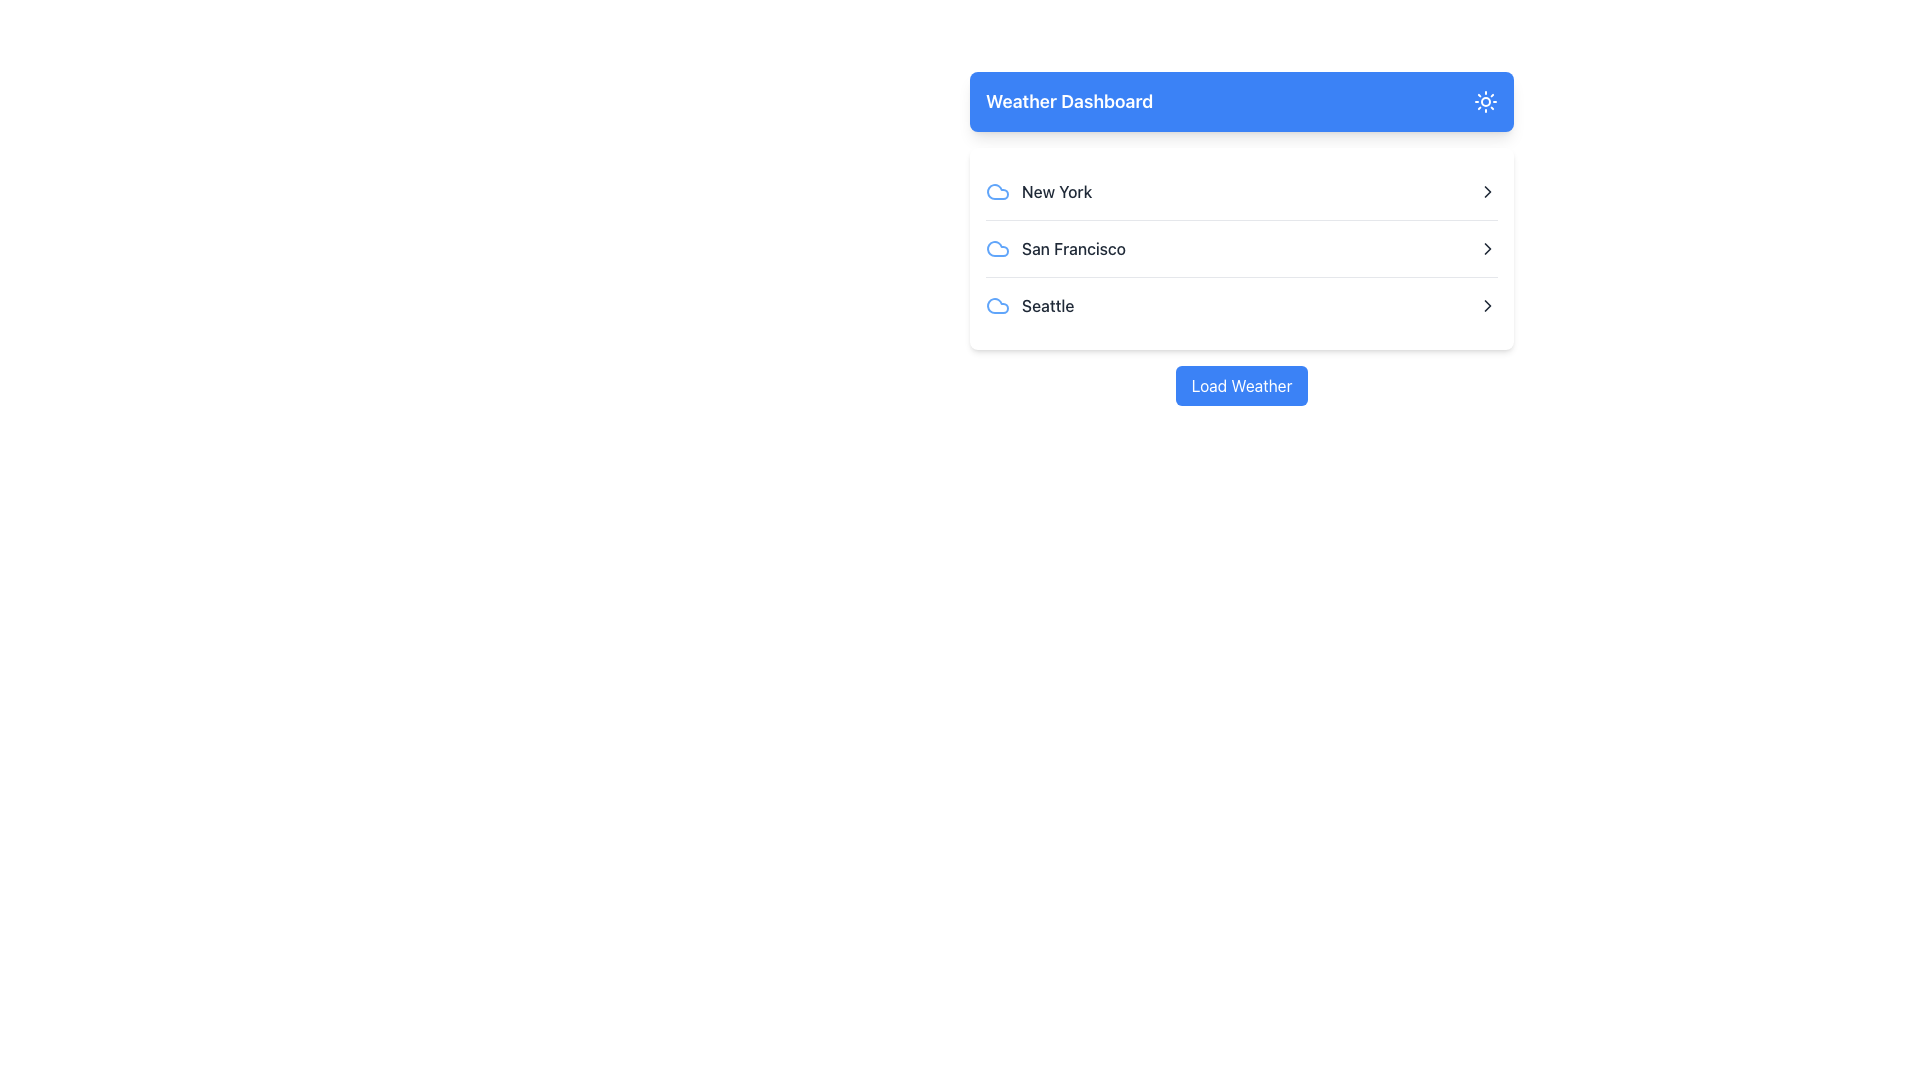 The width and height of the screenshot is (1920, 1080). Describe the element at coordinates (1486, 101) in the screenshot. I see `the sun-like icon located at the far-right side of the header bar adjacent to the 'Weather Dashboard' title` at that location.